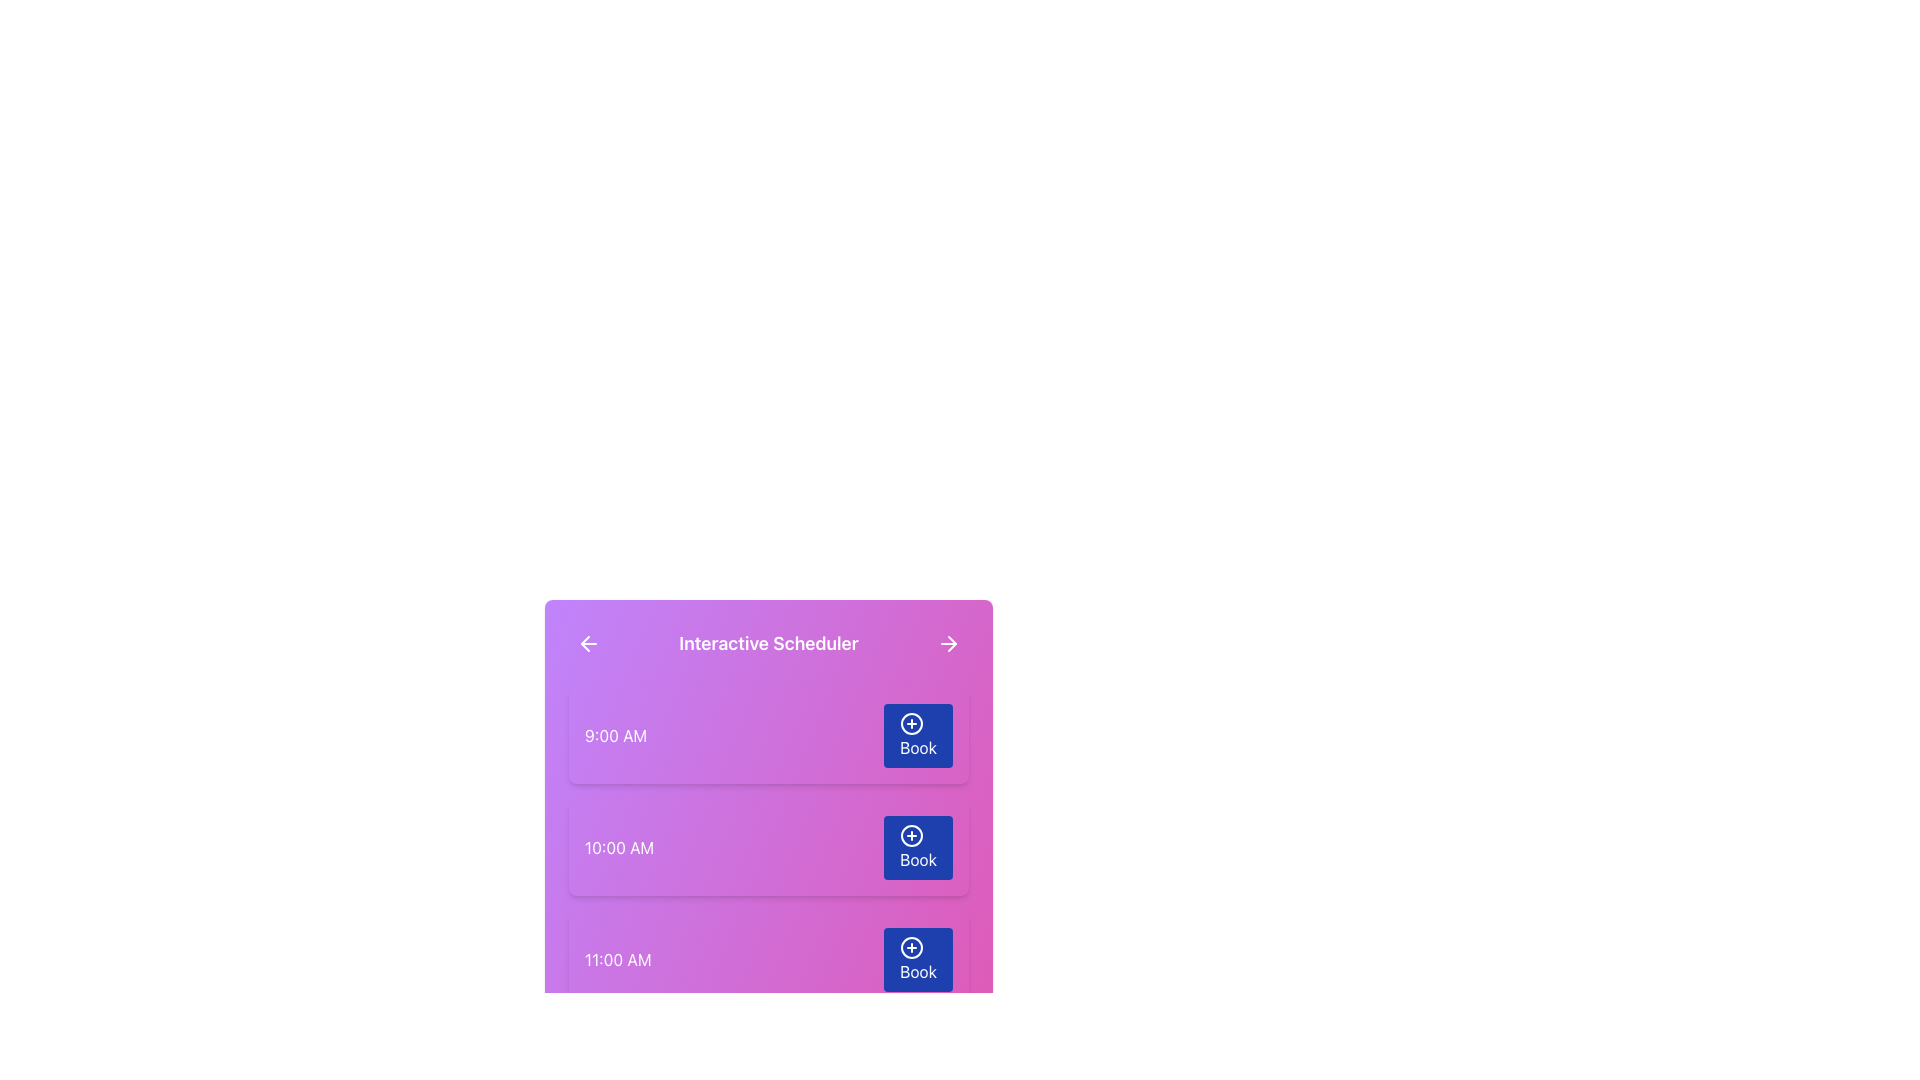 The height and width of the screenshot is (1080, 1920). I want to click on the circular icon with a '+' symbol inside, styled with a blue background and a white stroke, located towards the upper right corner of the 'Book' button connected to the '9:00 AM' entry in the scheduler list for information about its functionality, so click(911, 724).